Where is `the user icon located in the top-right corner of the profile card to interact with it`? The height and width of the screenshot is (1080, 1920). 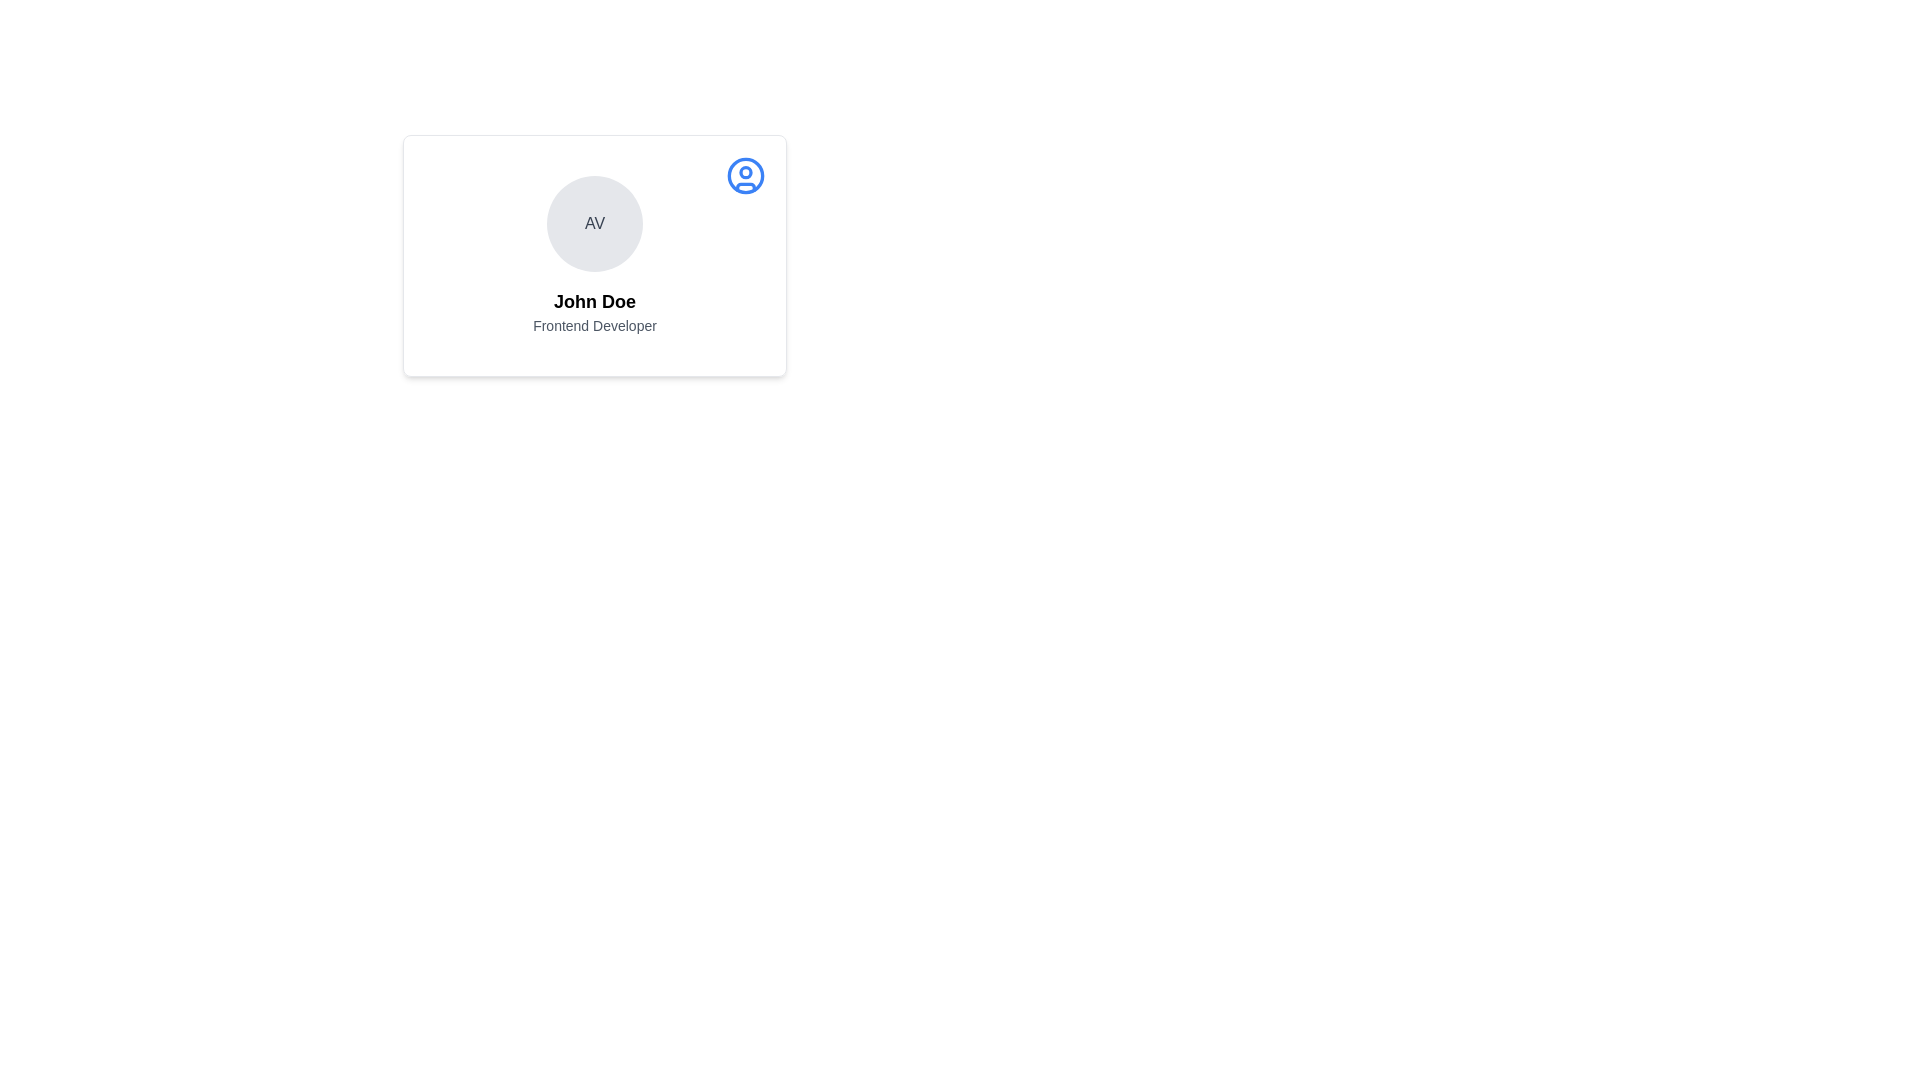 the user icon located in the top-right corner of the profile card to interact with it is located at coordinates (744, 175).